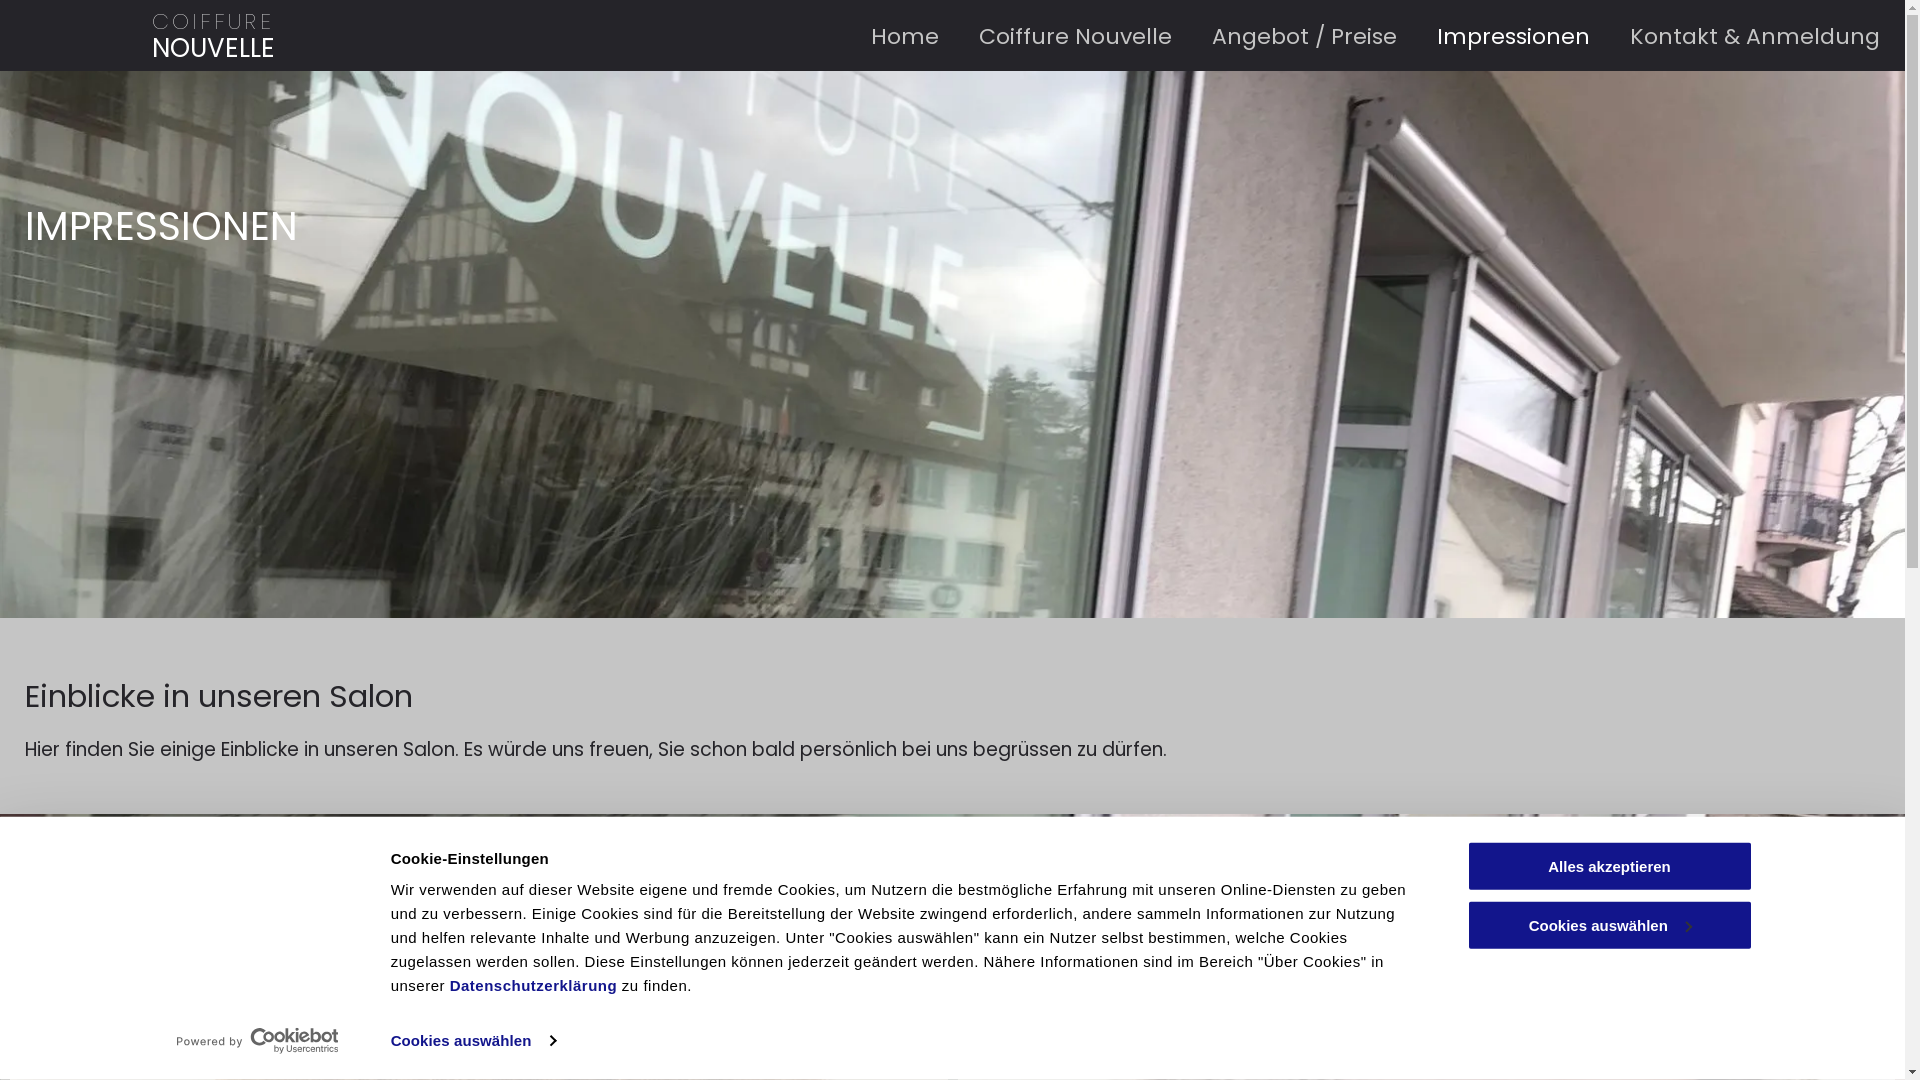 The width and height of the screenshot is (1920, 1080). I want to click on 'COIFFURE', so click(212, 21).